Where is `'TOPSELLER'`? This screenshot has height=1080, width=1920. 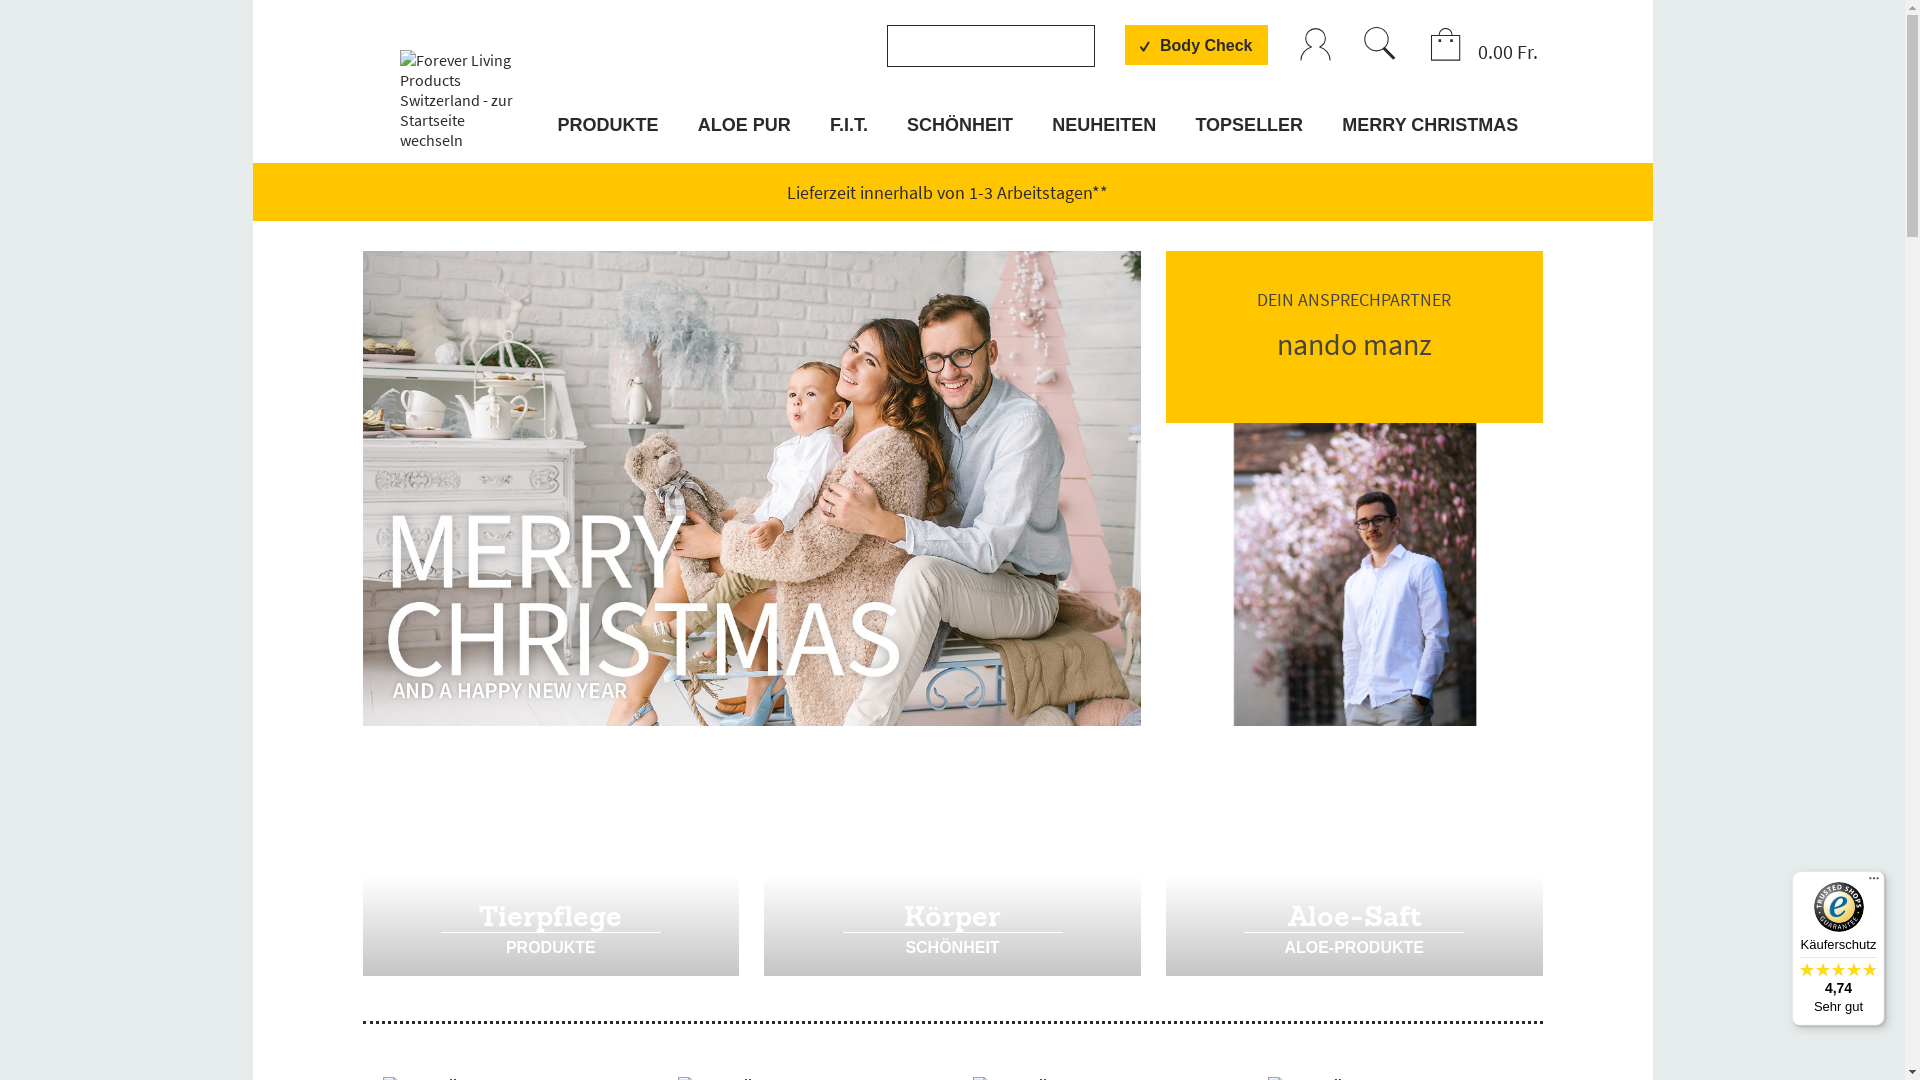
'TOPSELLER' is located at coordinates (1190, 136).